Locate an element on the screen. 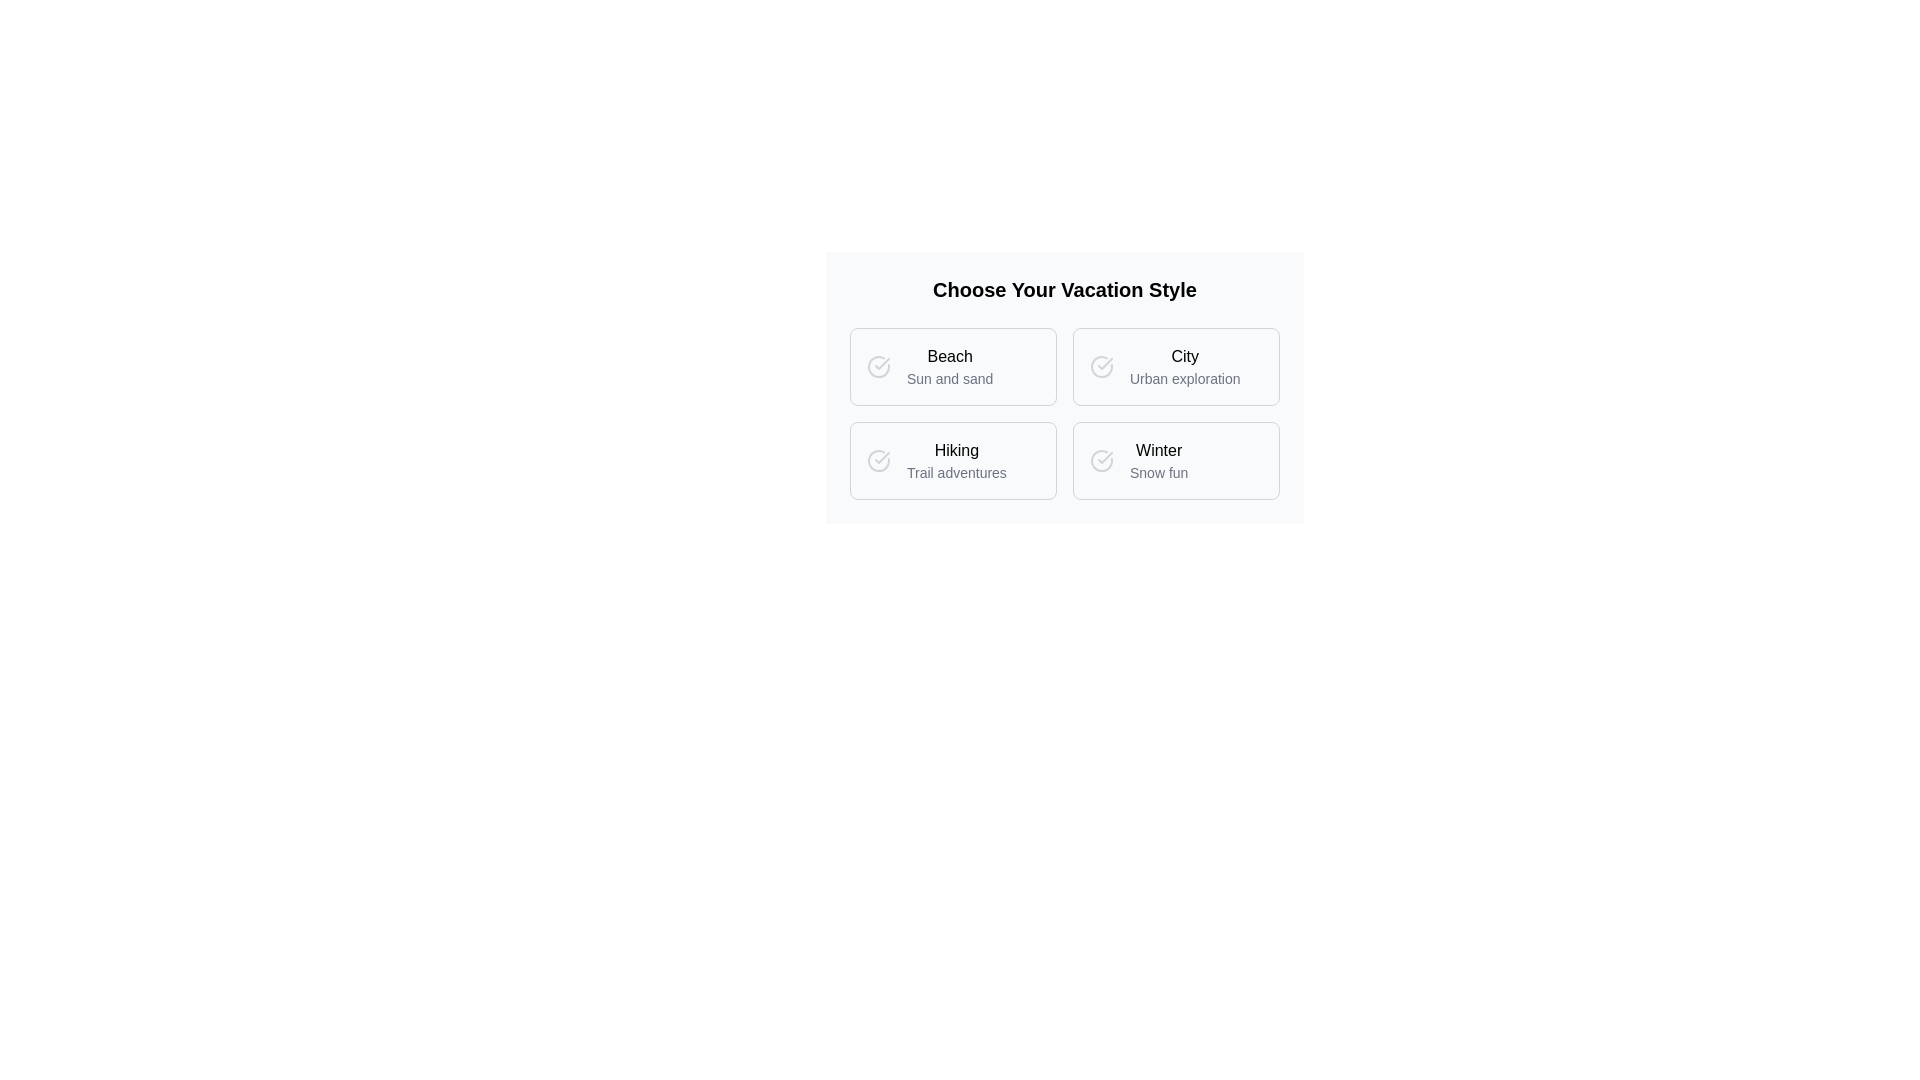  the descriptive text label located below the 'Hiking' title in the bottom-left quadrant of the grid layout is located at coordinates (955, 473).